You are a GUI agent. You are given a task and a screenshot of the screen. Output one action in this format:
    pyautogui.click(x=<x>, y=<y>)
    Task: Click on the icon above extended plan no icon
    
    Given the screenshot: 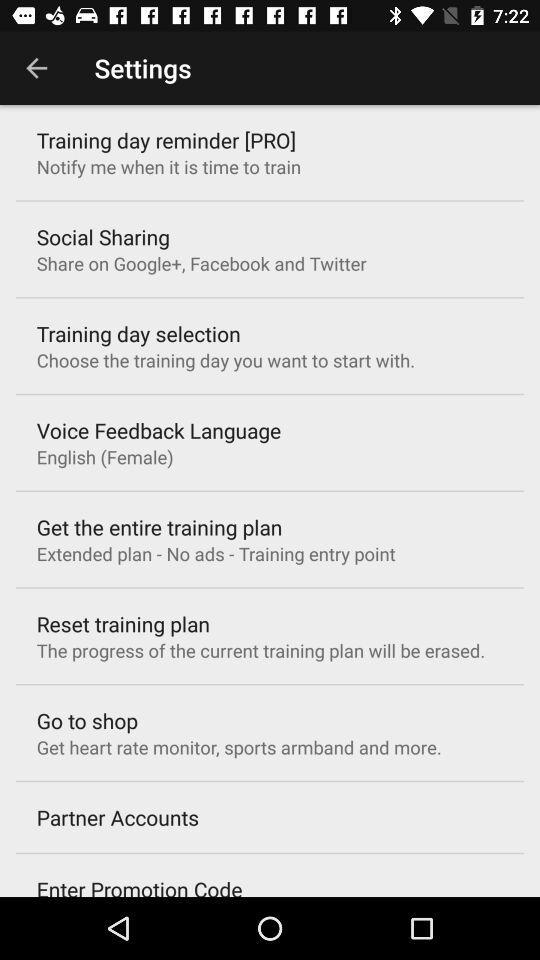 What is the action you would take?
    pyautogui.click(x=158, y=526)
    